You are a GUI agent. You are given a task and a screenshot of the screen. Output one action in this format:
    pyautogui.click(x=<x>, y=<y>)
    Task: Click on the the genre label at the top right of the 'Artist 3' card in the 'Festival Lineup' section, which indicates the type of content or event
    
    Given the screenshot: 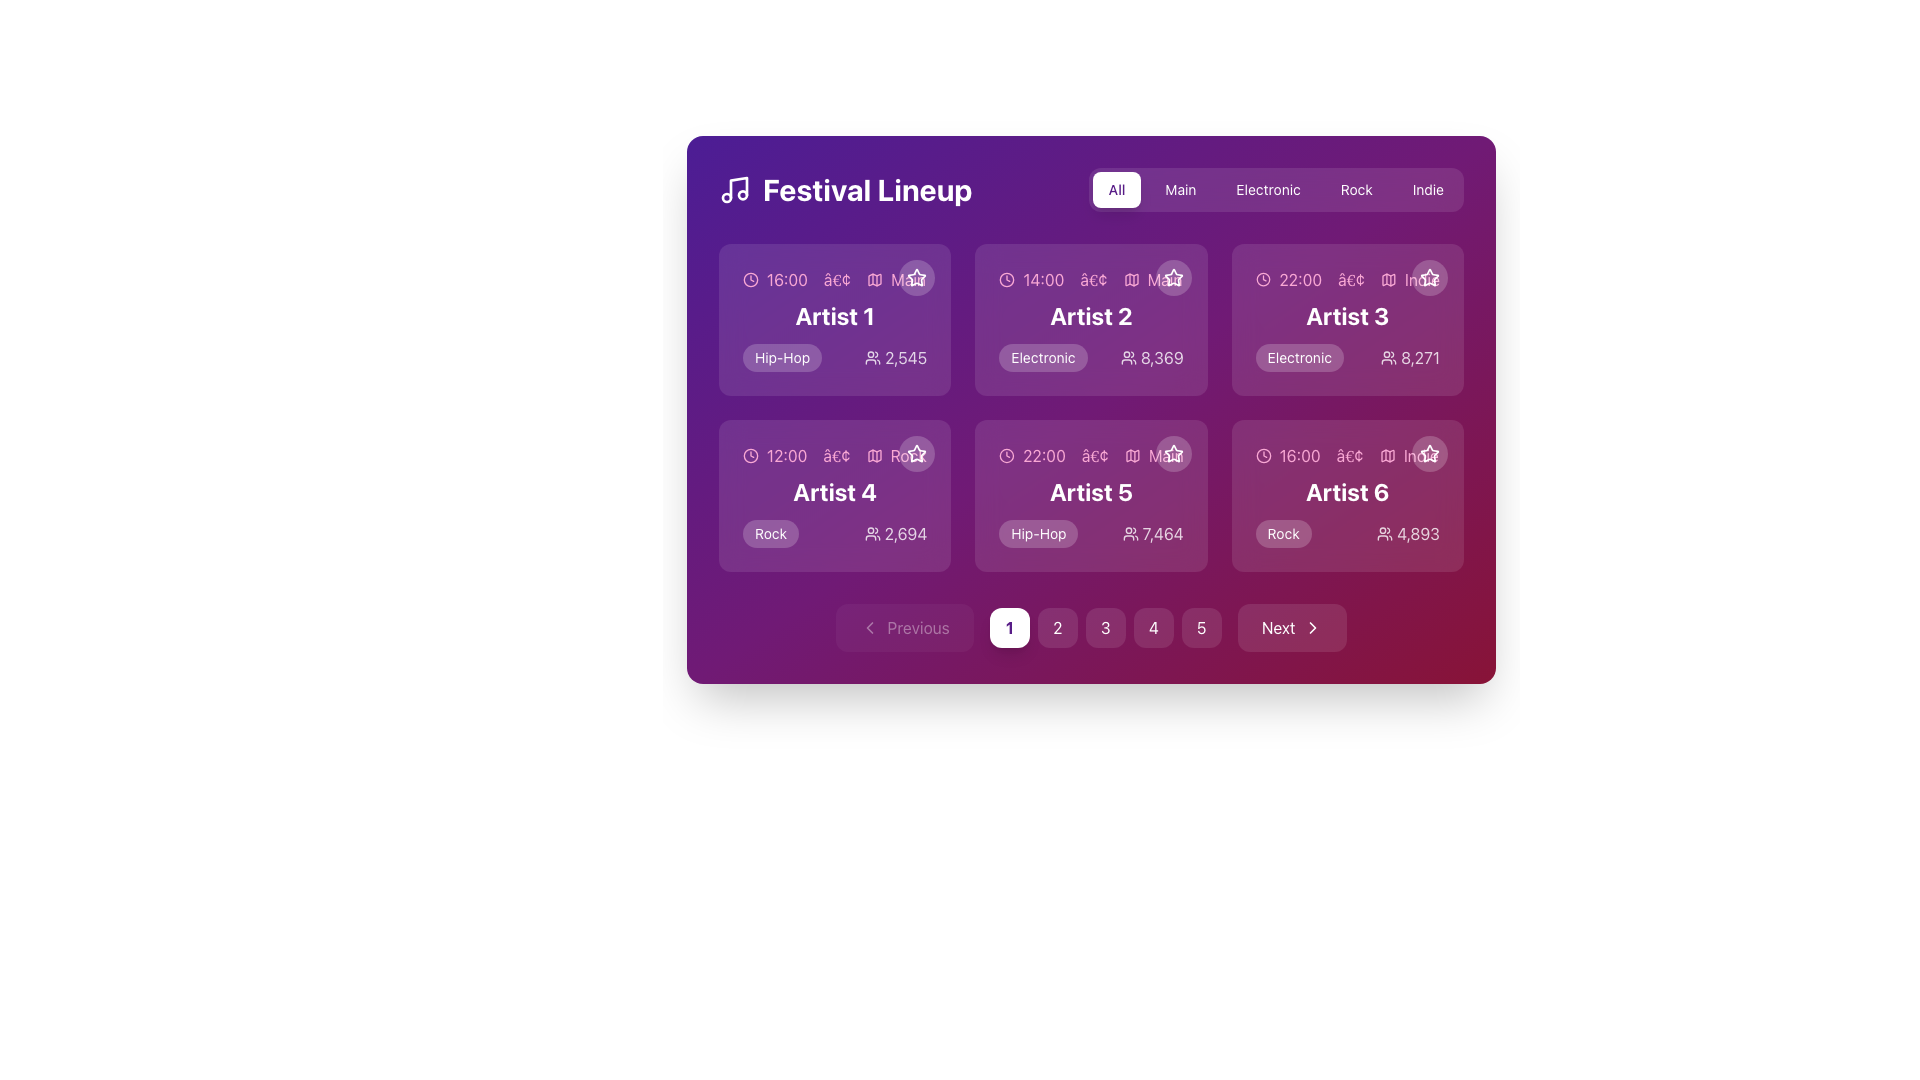 What is the action you would take?
    pyautogui.click(x=1421, y=280)
    